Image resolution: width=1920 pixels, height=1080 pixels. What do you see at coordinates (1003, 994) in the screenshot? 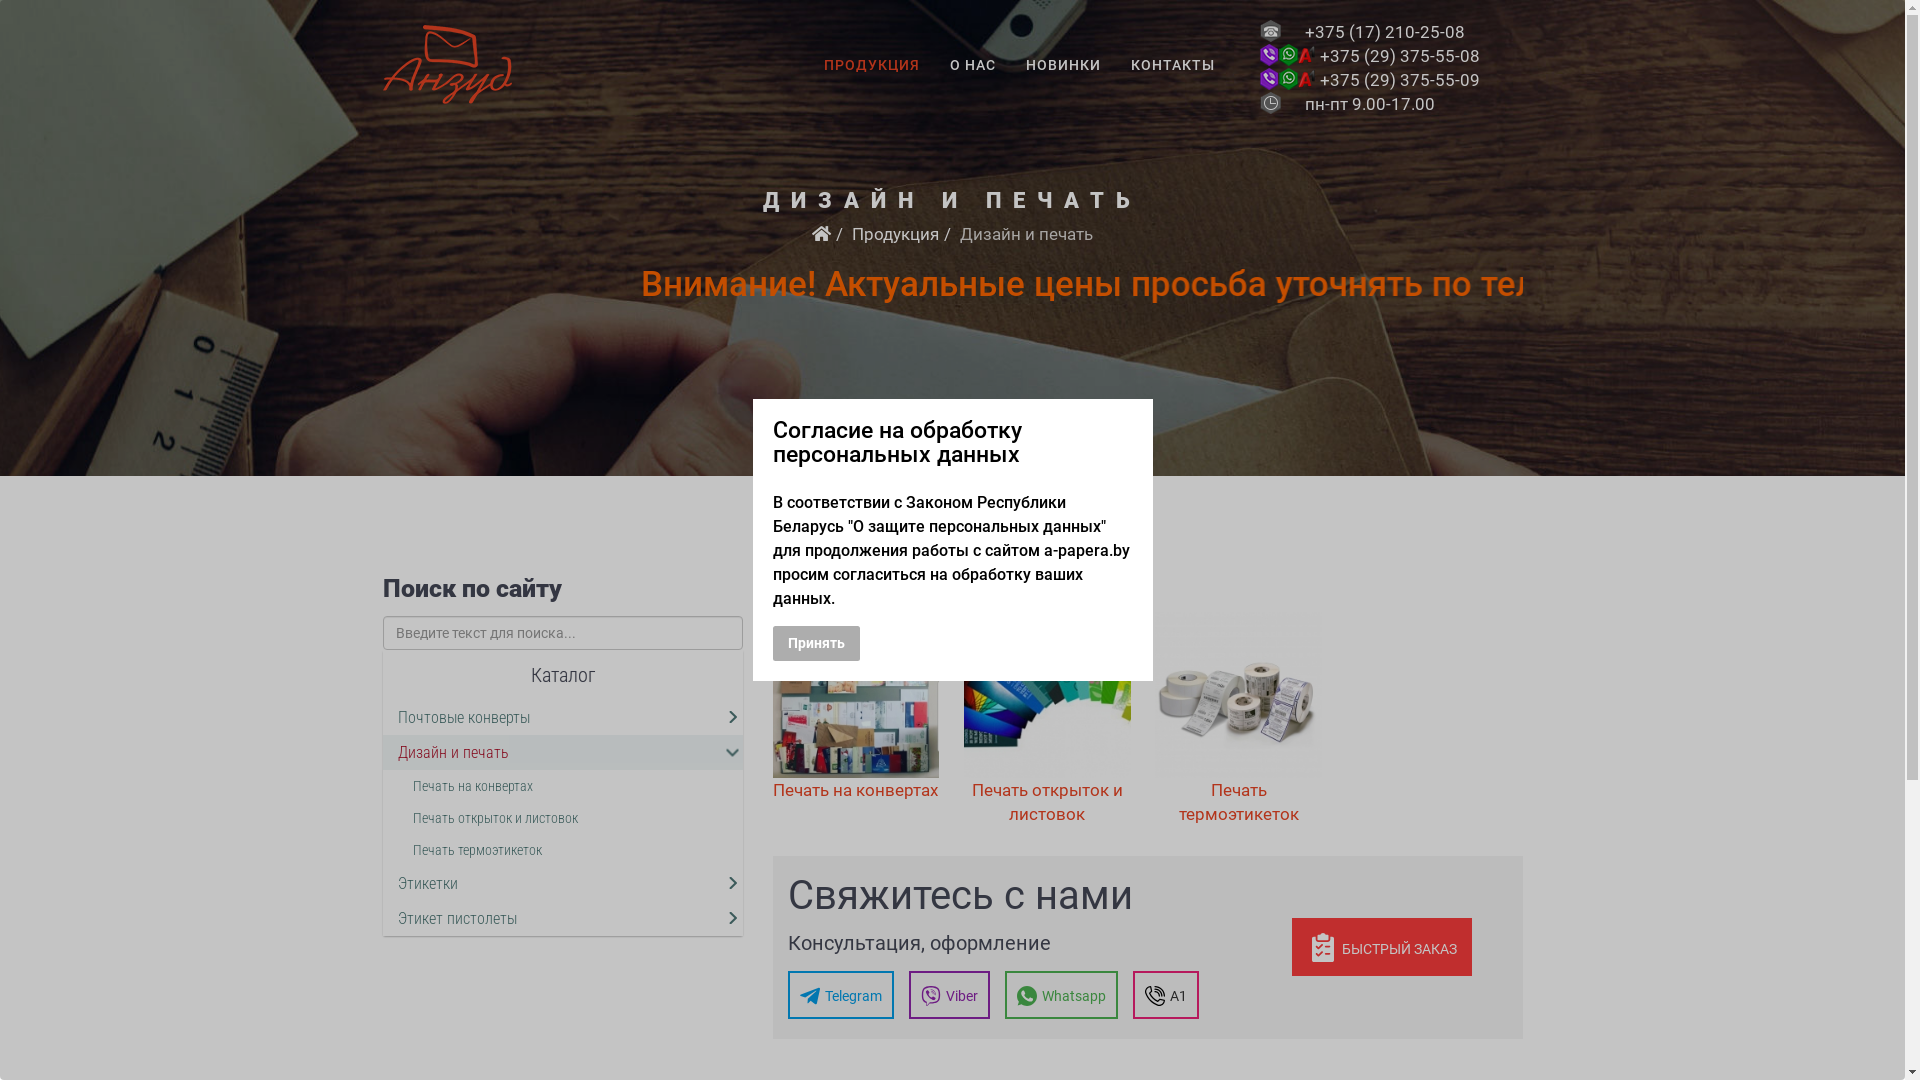
I see `'Whatsapp'` at bounding box center [1003, 994].